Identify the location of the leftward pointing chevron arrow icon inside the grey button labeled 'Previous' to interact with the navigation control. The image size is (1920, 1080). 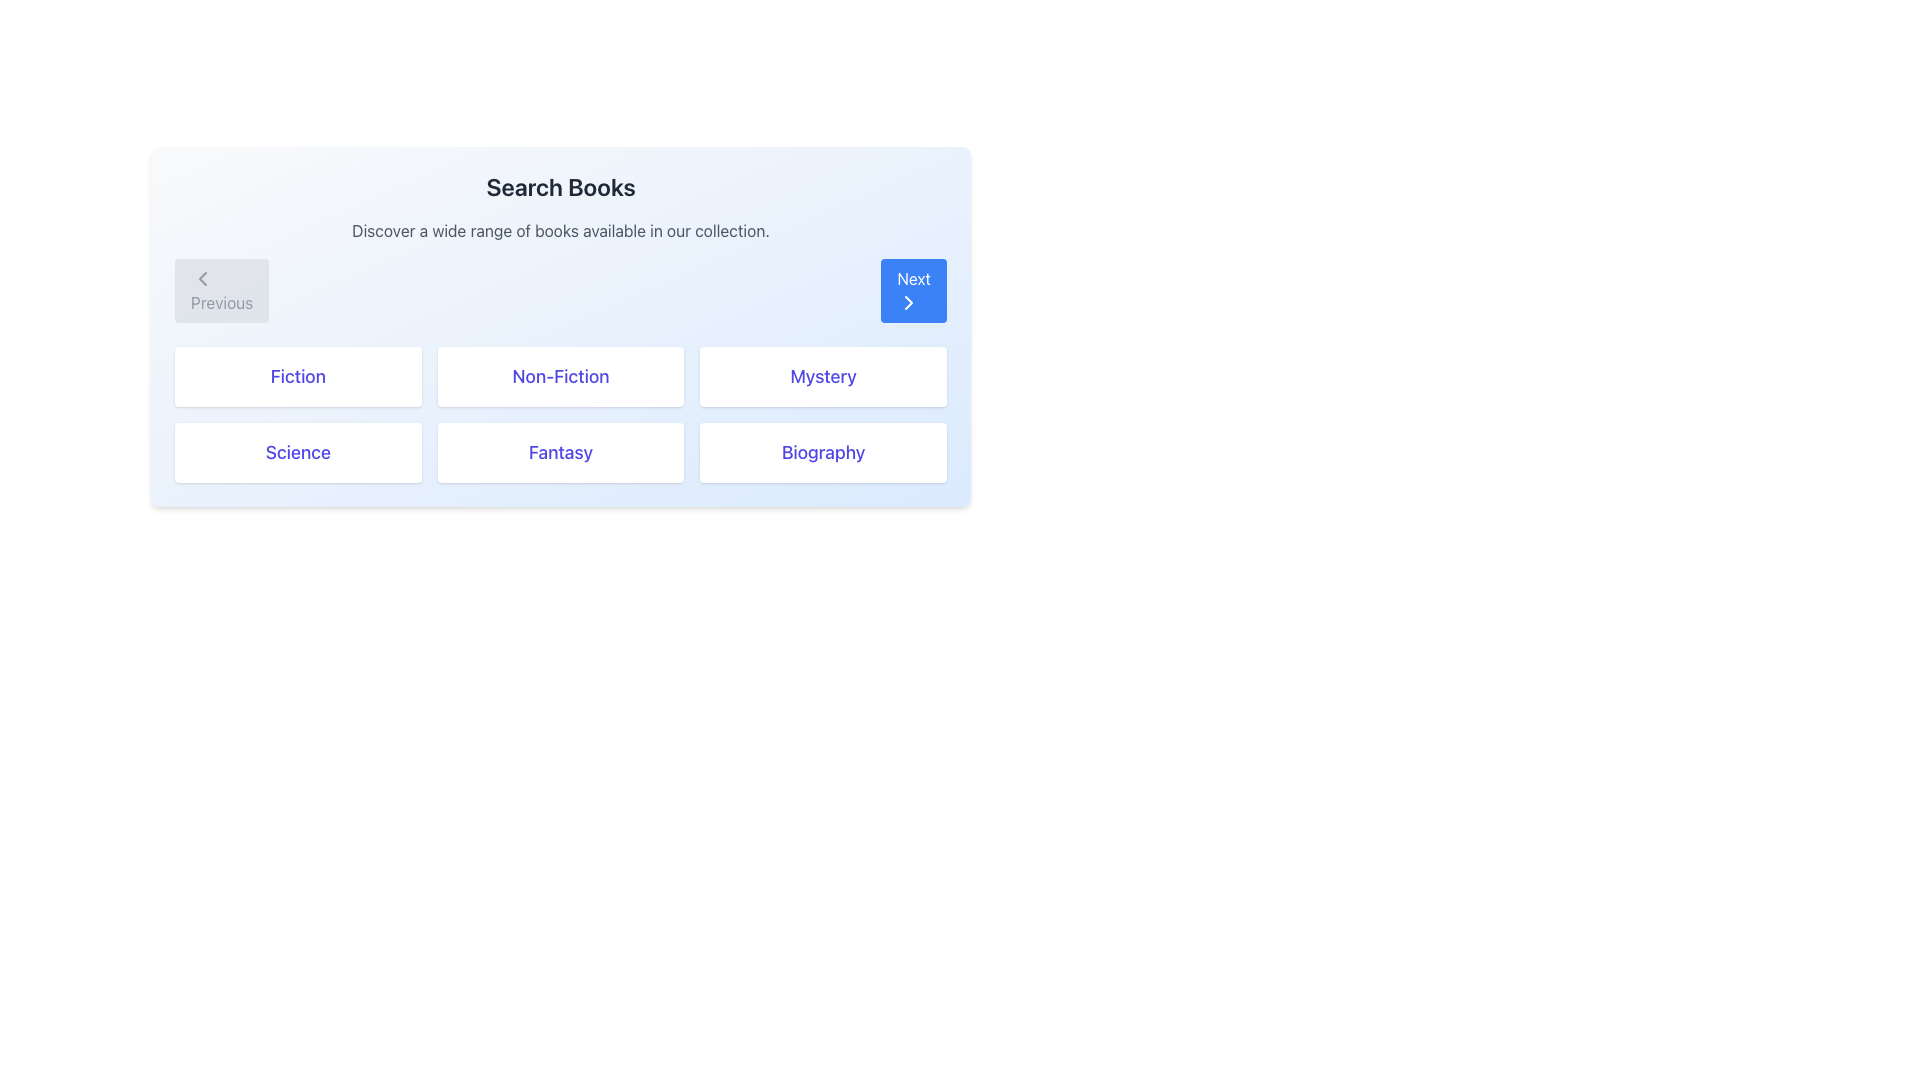
(202, 278).